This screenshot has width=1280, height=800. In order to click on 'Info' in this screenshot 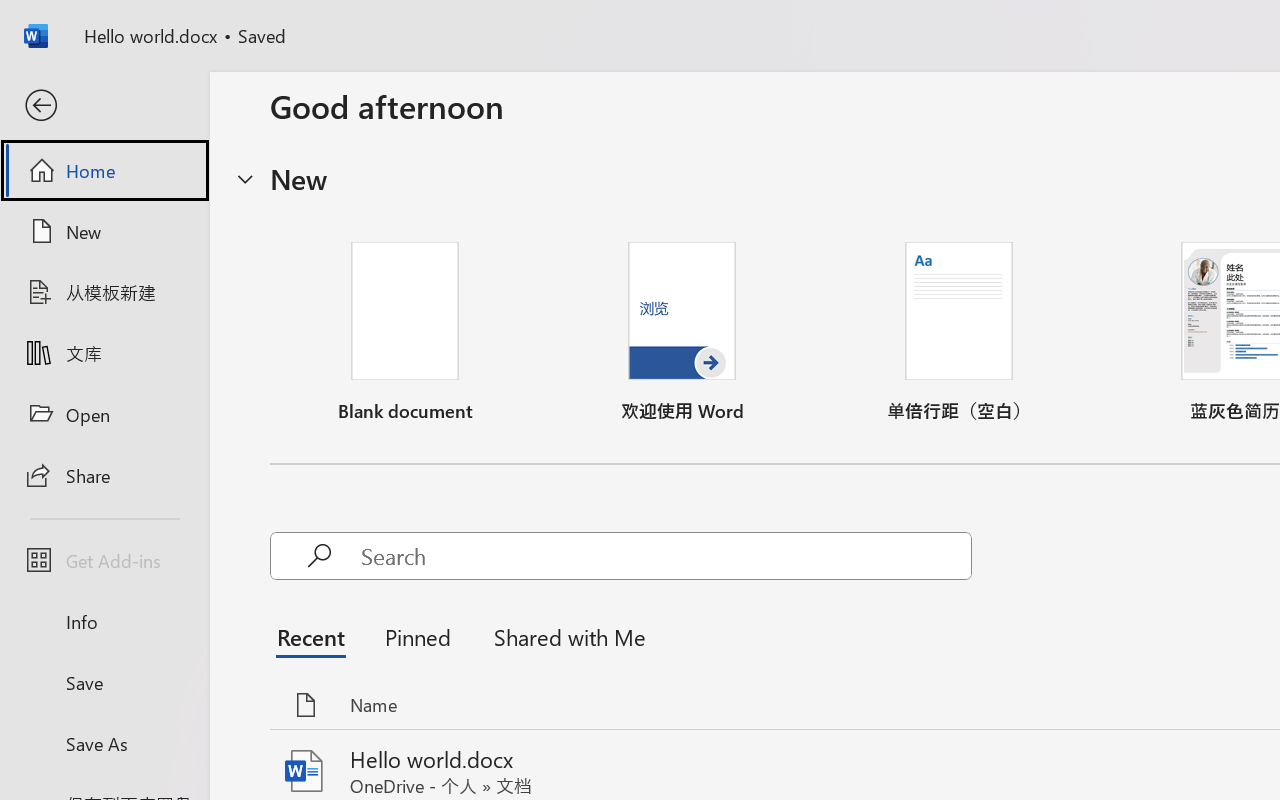, I will do `click(103, 621)`.